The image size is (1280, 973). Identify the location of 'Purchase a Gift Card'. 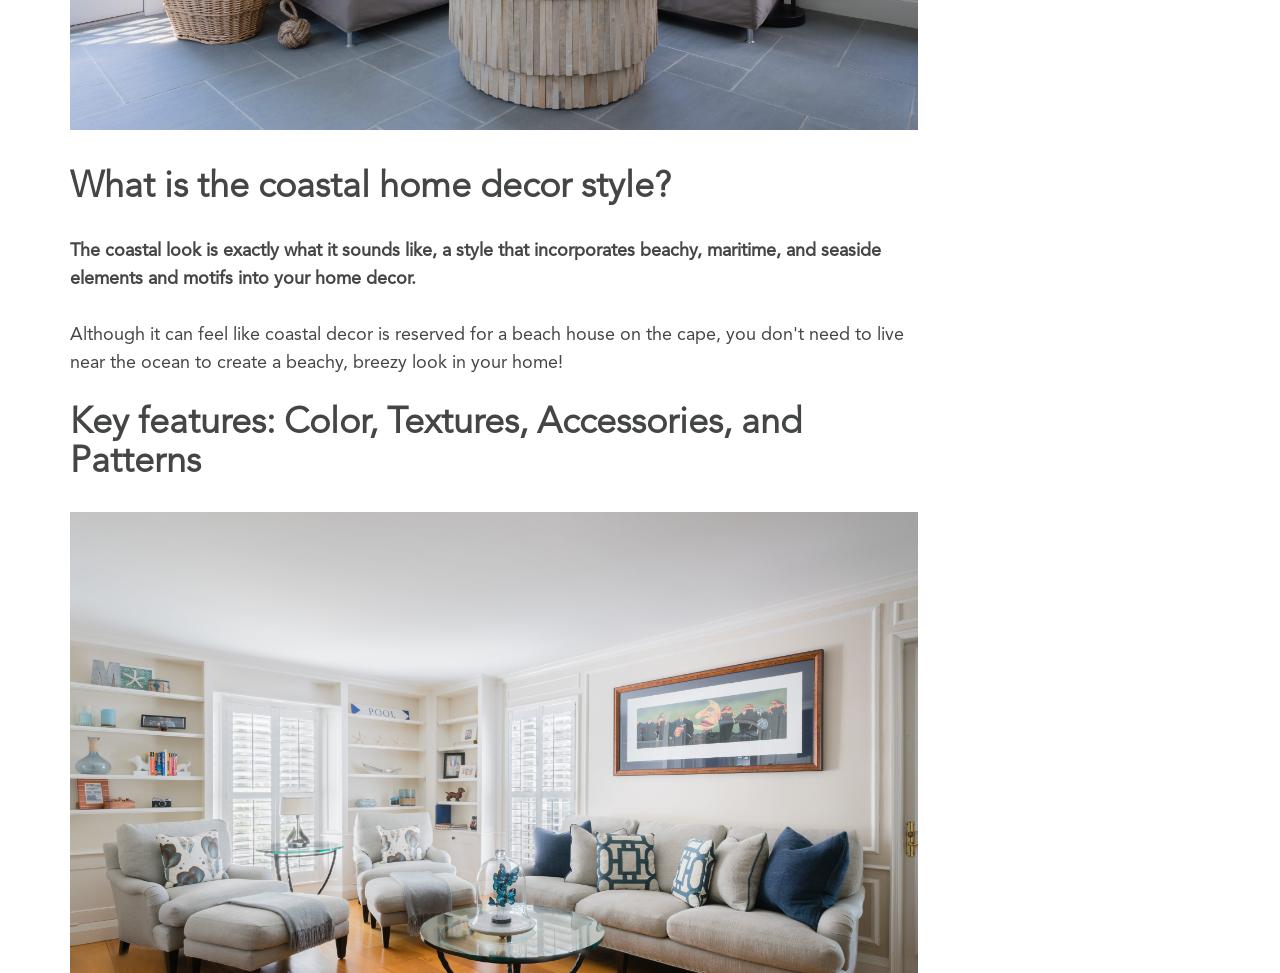
(1014, 851).